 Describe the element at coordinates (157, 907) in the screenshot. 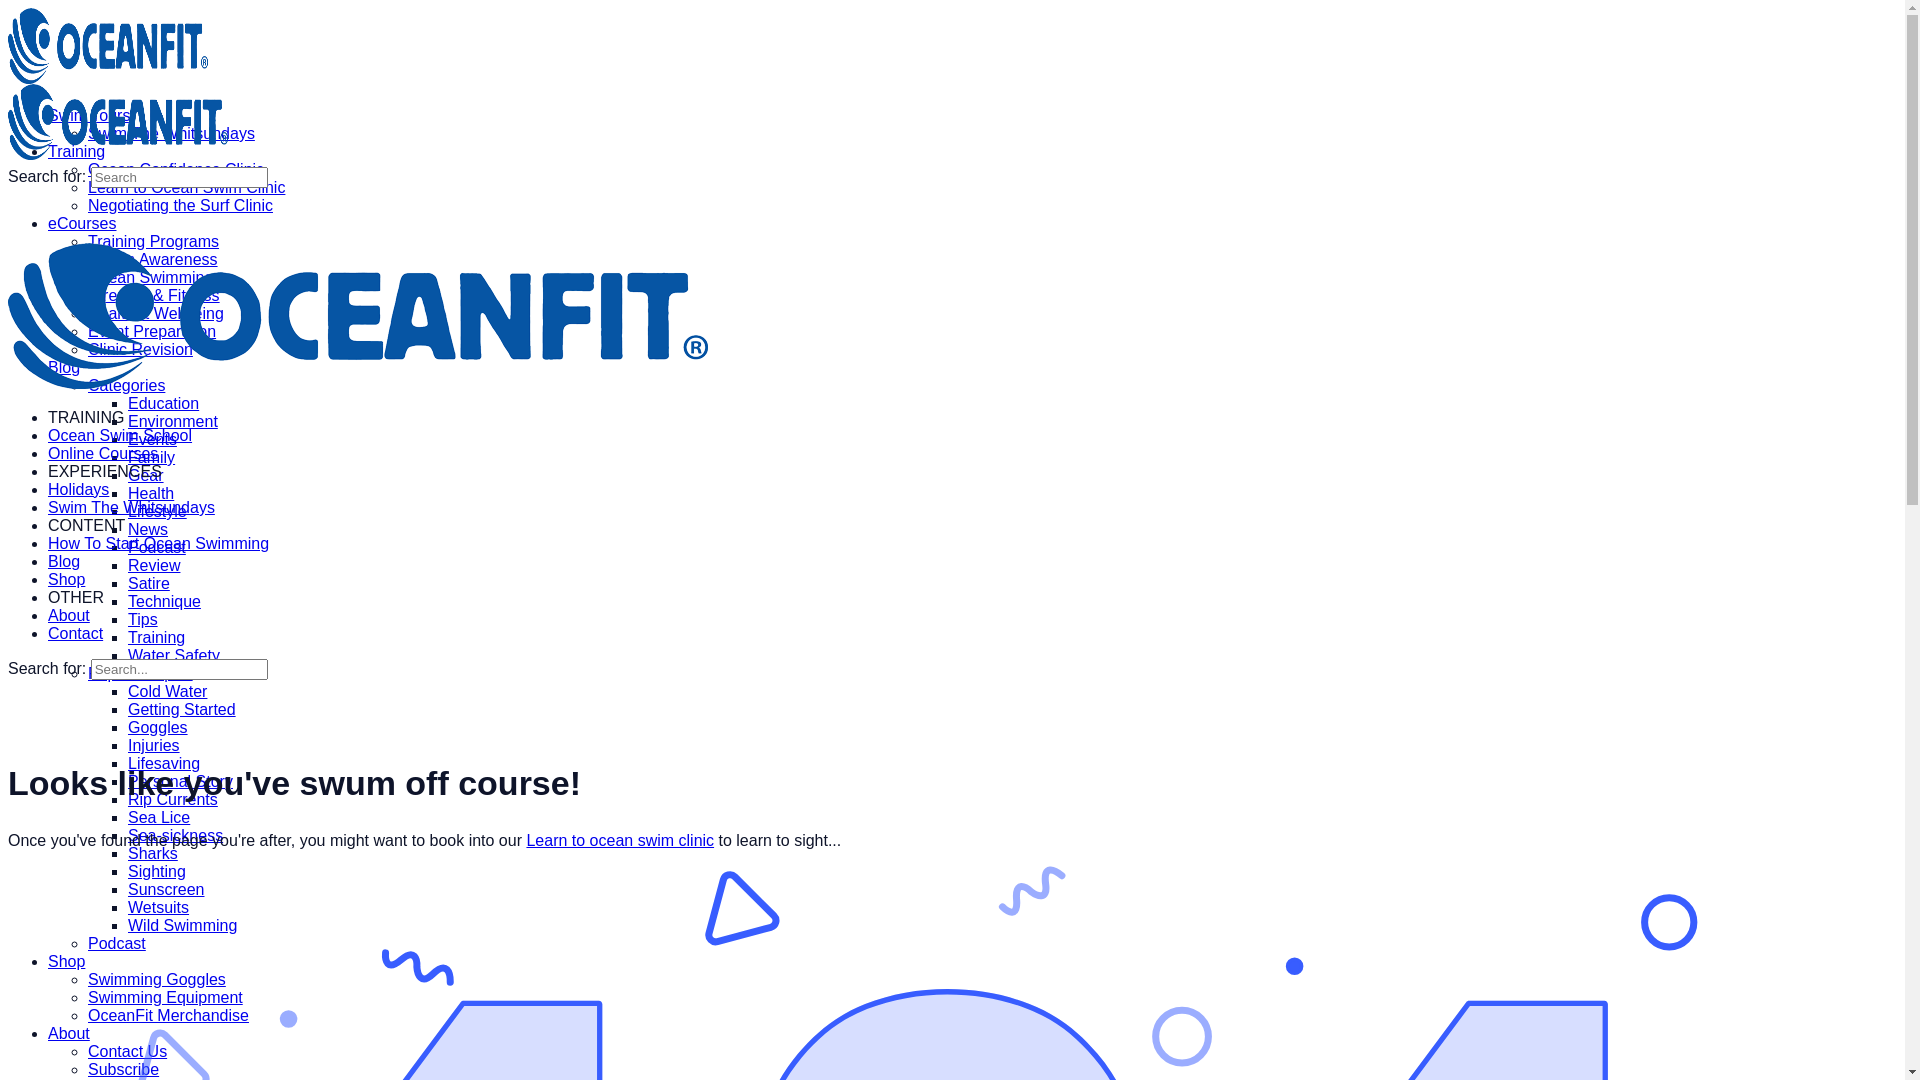

I see `'Wetsuits'` at that location.